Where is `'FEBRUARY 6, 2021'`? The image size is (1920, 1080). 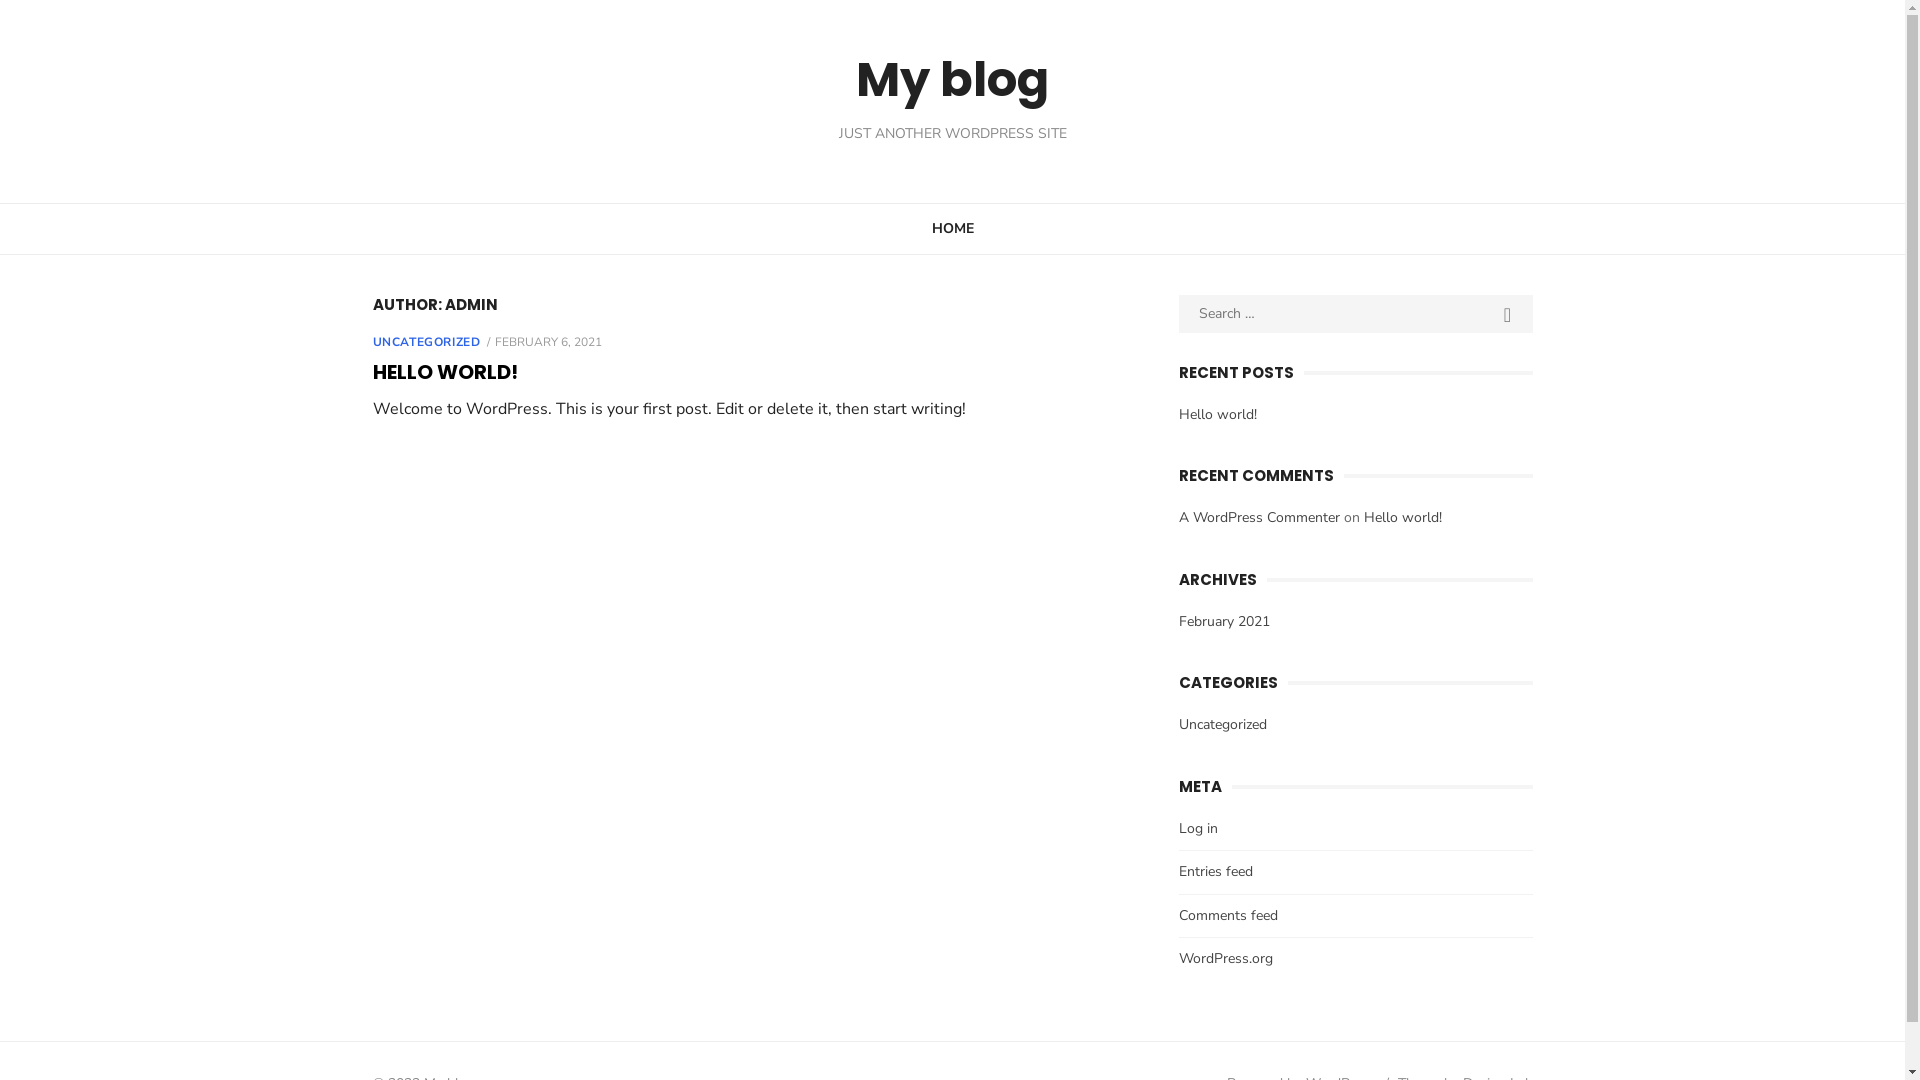
'FEBRUARY 6, 2021' is located at coordinates (548, 341).